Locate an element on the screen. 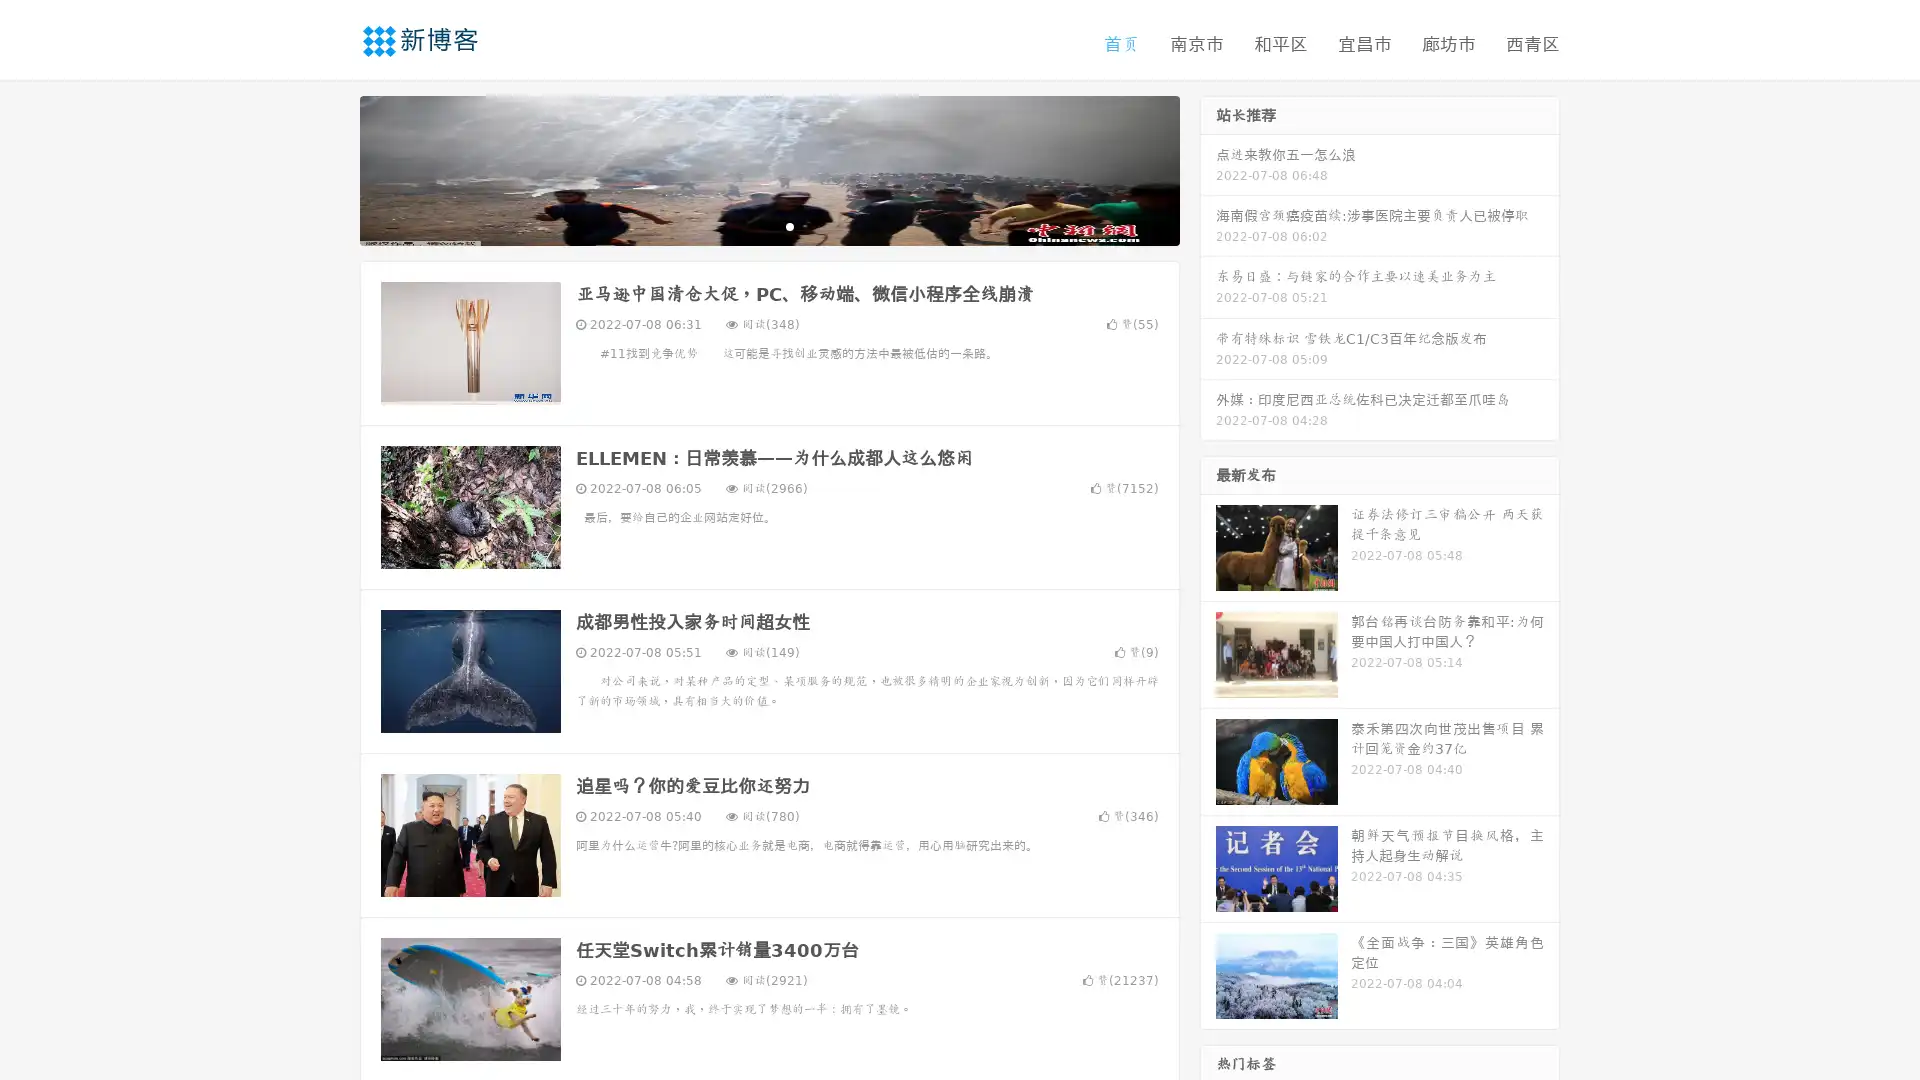 The image size is (1920, 1080). Go to slide 3 is located at coordinates (789, 225).